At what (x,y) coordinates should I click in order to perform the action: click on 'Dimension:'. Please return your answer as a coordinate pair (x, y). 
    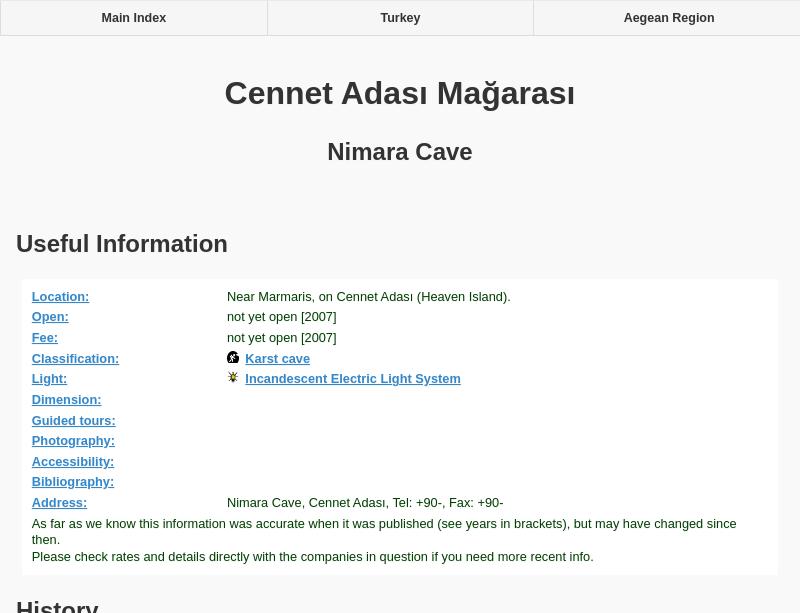
    Looking at the image, I should click on (30, 397).